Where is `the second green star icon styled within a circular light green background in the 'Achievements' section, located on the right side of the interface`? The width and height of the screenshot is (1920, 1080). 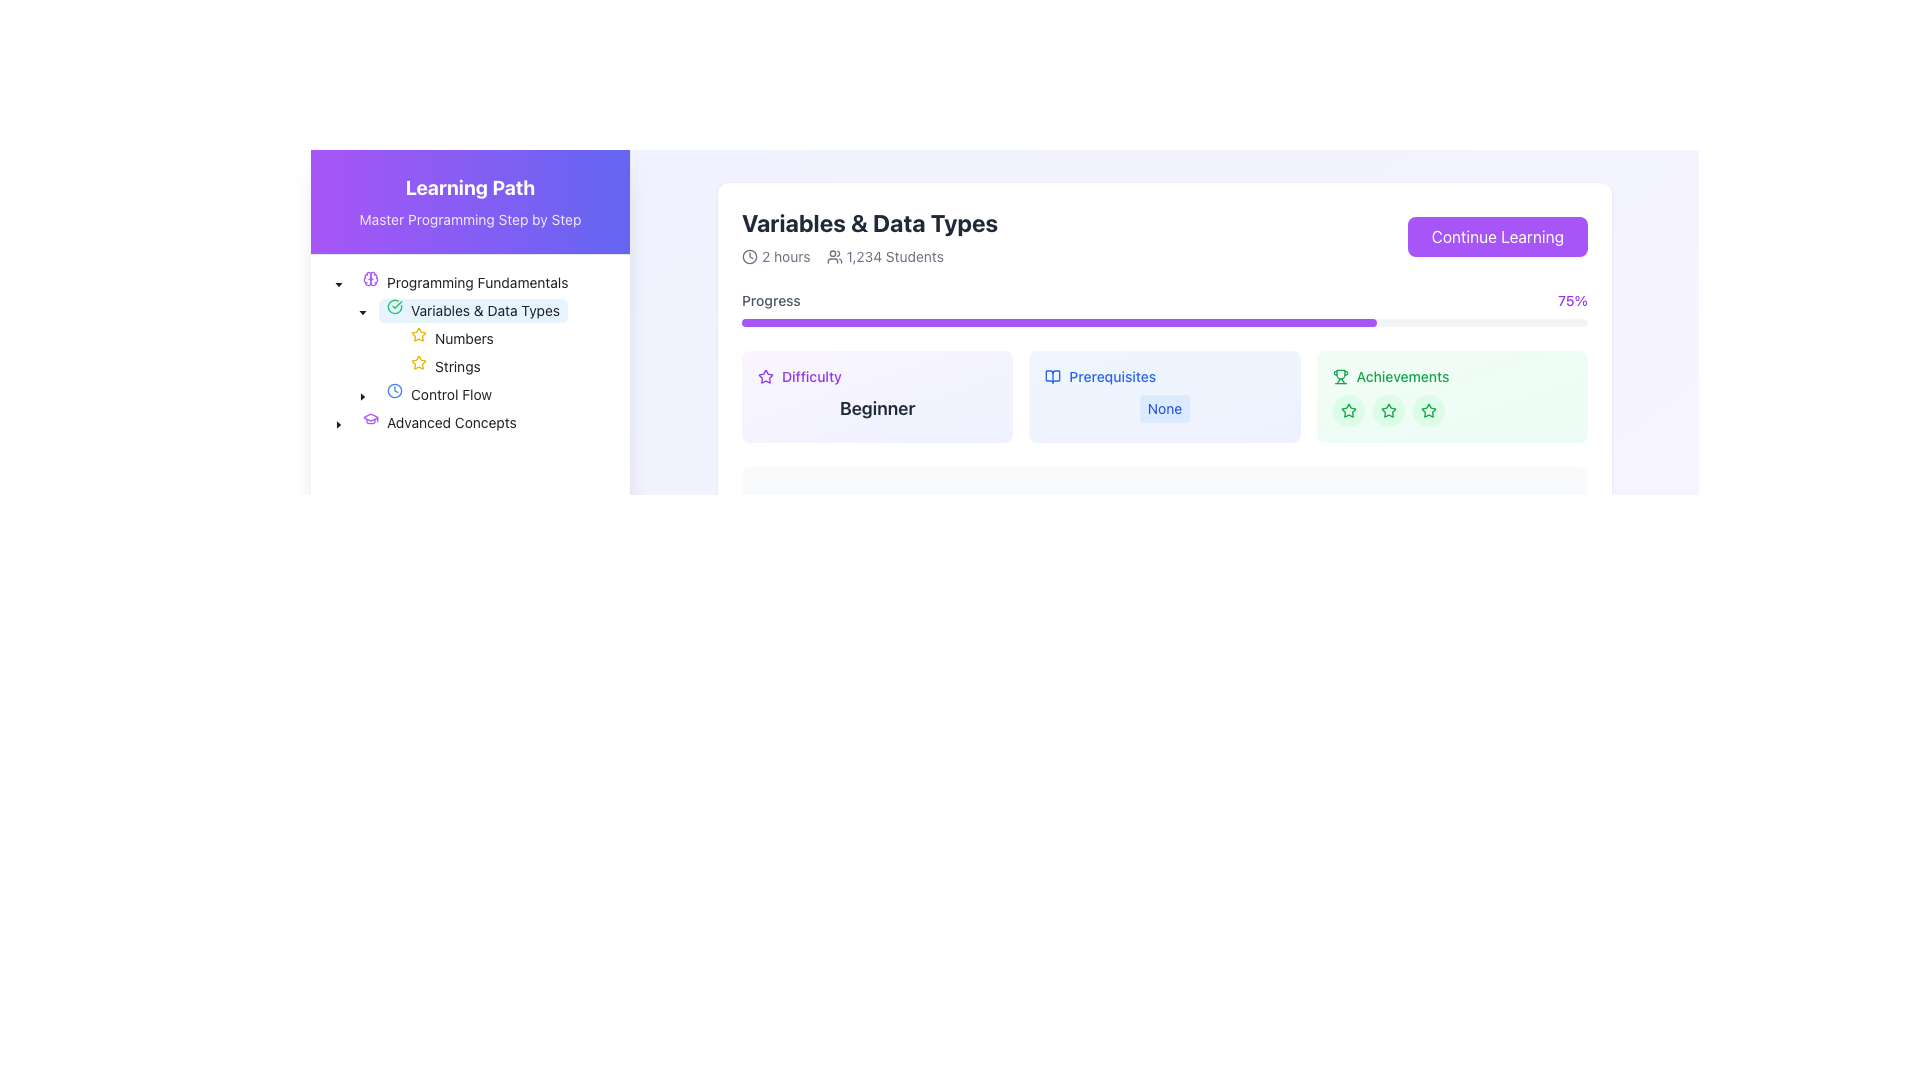 the second green star icon styled within a circular light green background in the 'Achievements' section, located on the right side of the interface is located at coordinates (1387, 410).